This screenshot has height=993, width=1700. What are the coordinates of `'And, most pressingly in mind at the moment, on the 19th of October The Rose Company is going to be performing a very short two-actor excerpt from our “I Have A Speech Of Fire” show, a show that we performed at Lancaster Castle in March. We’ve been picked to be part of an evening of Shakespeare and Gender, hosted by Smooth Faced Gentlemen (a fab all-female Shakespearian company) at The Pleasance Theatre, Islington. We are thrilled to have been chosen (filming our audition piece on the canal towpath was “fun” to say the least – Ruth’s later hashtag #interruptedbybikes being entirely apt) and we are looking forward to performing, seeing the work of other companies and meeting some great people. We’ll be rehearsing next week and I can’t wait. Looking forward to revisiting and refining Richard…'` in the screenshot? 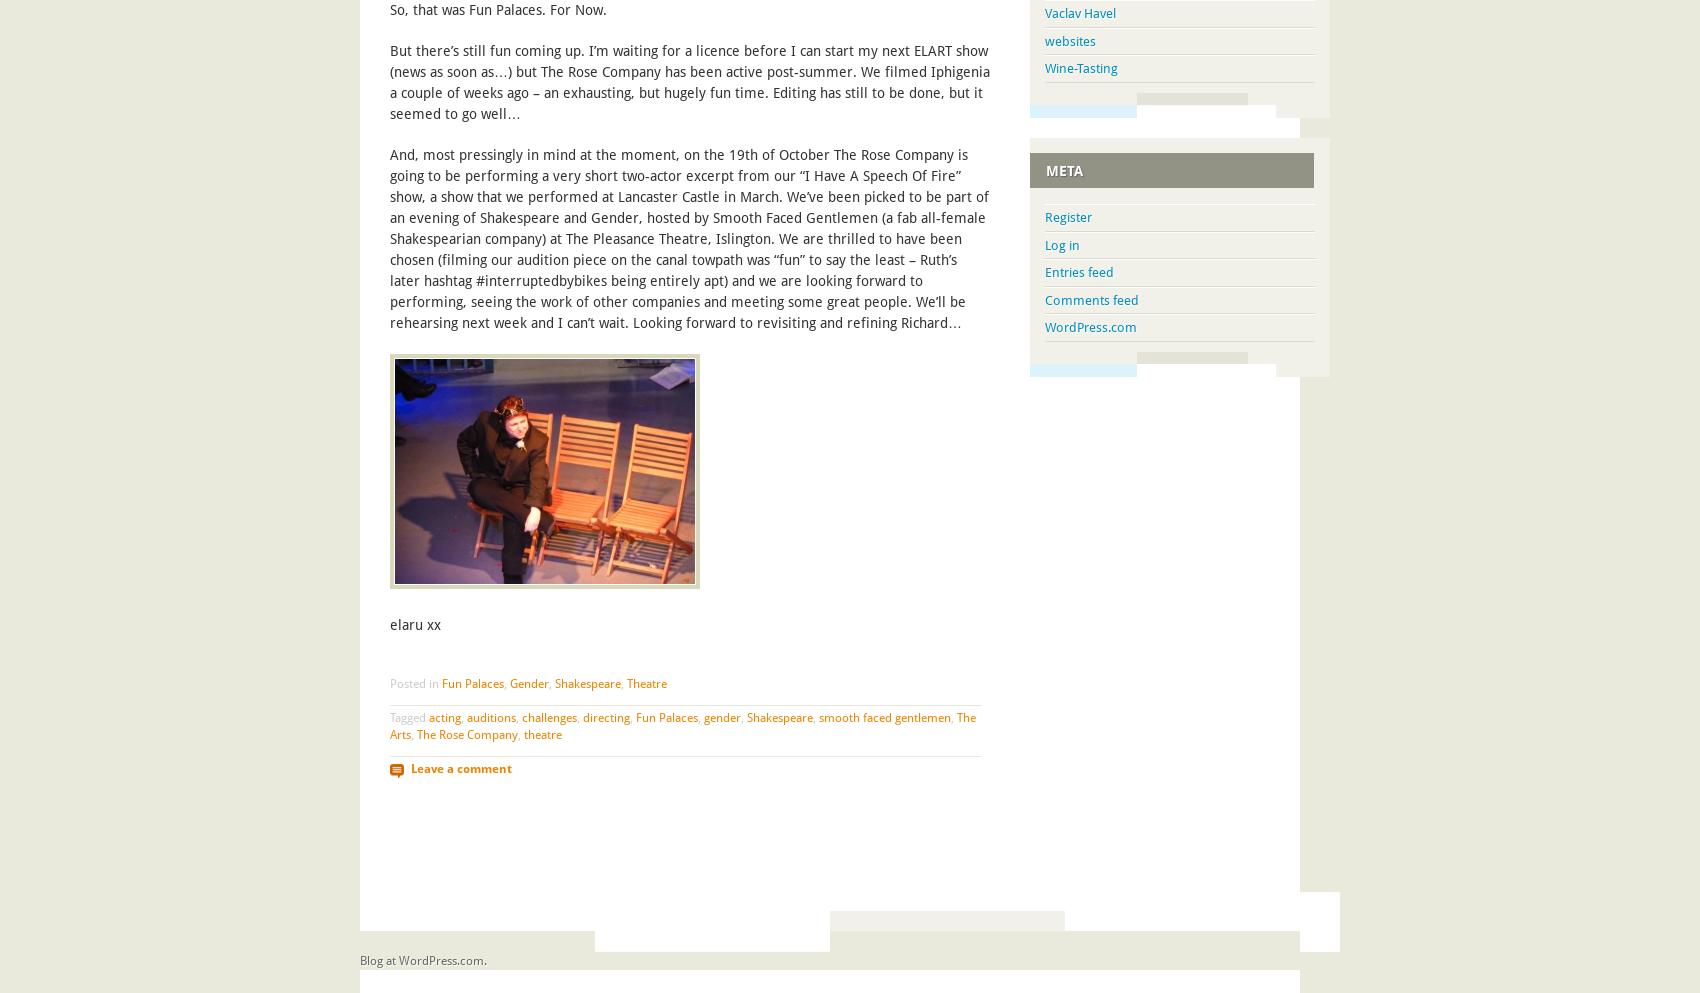 It's located at (689, 238).